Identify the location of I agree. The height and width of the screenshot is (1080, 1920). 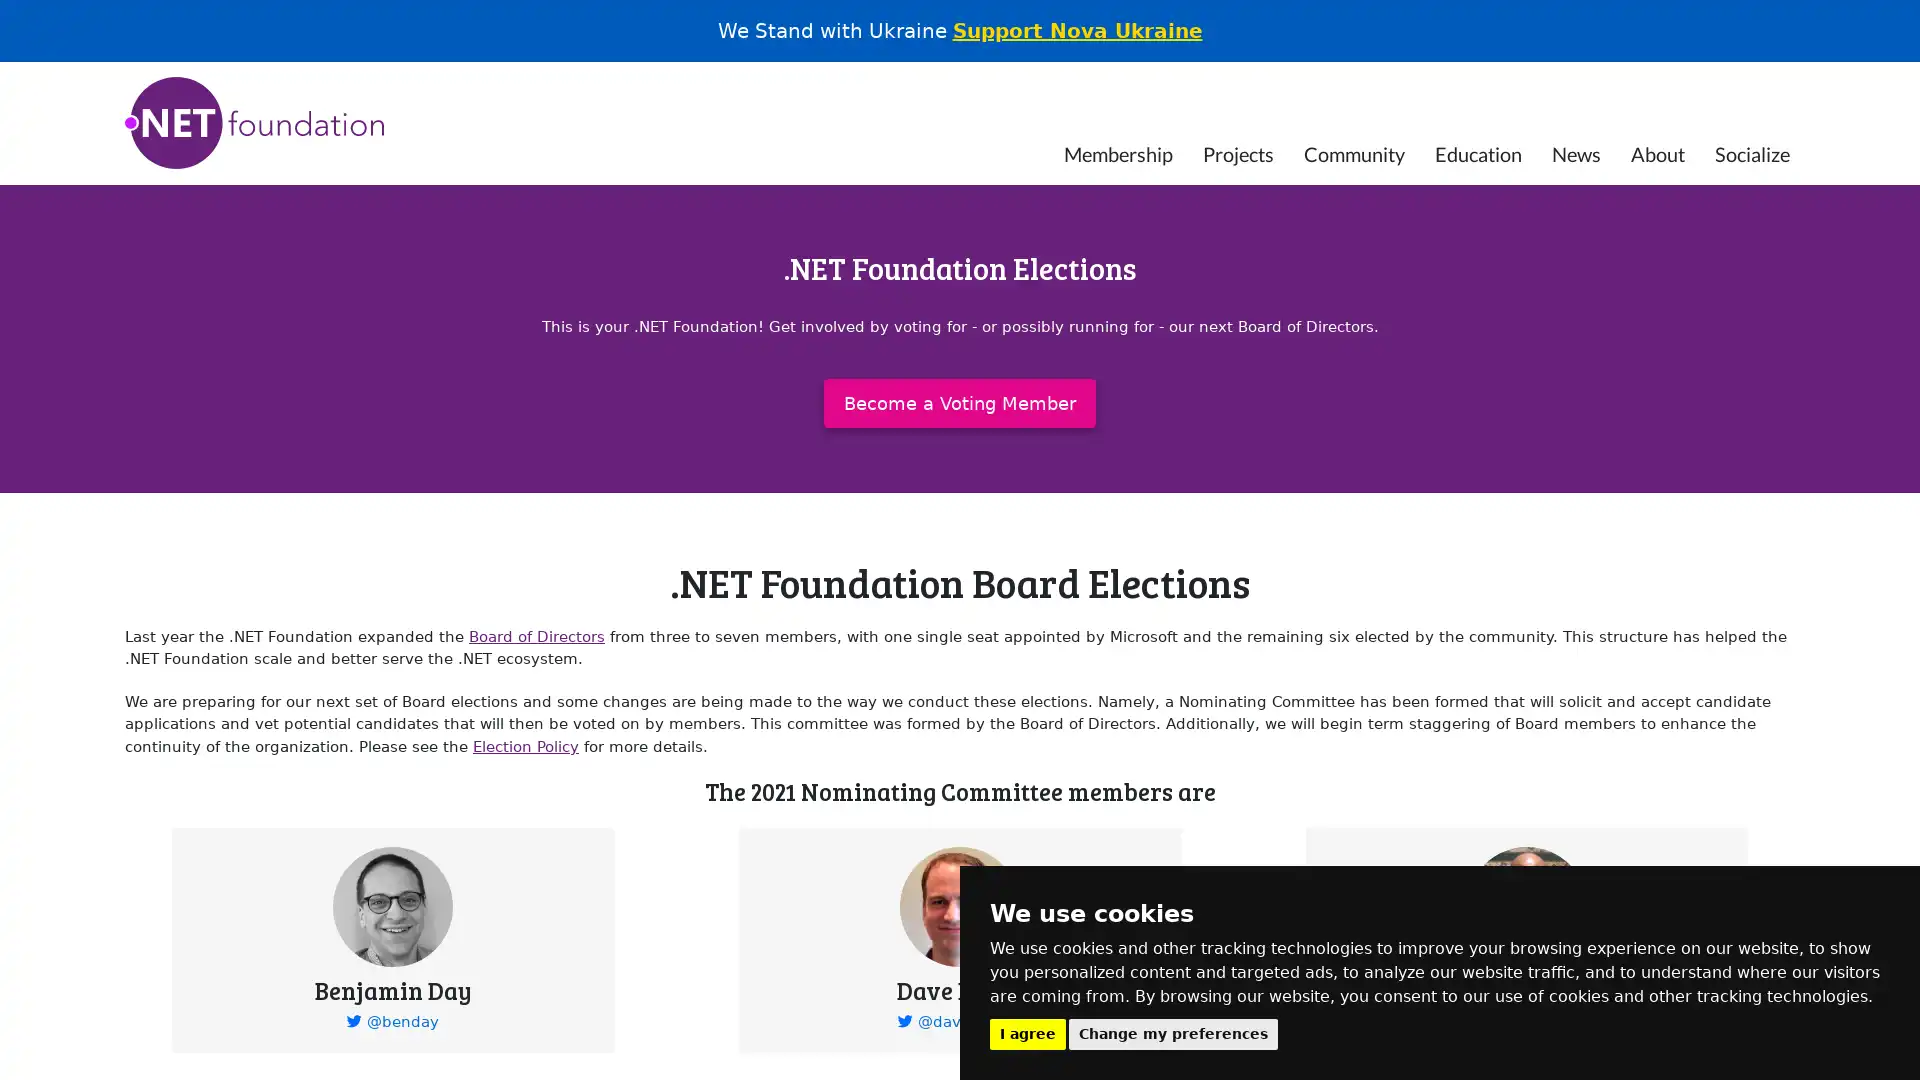
(1027, 1034).